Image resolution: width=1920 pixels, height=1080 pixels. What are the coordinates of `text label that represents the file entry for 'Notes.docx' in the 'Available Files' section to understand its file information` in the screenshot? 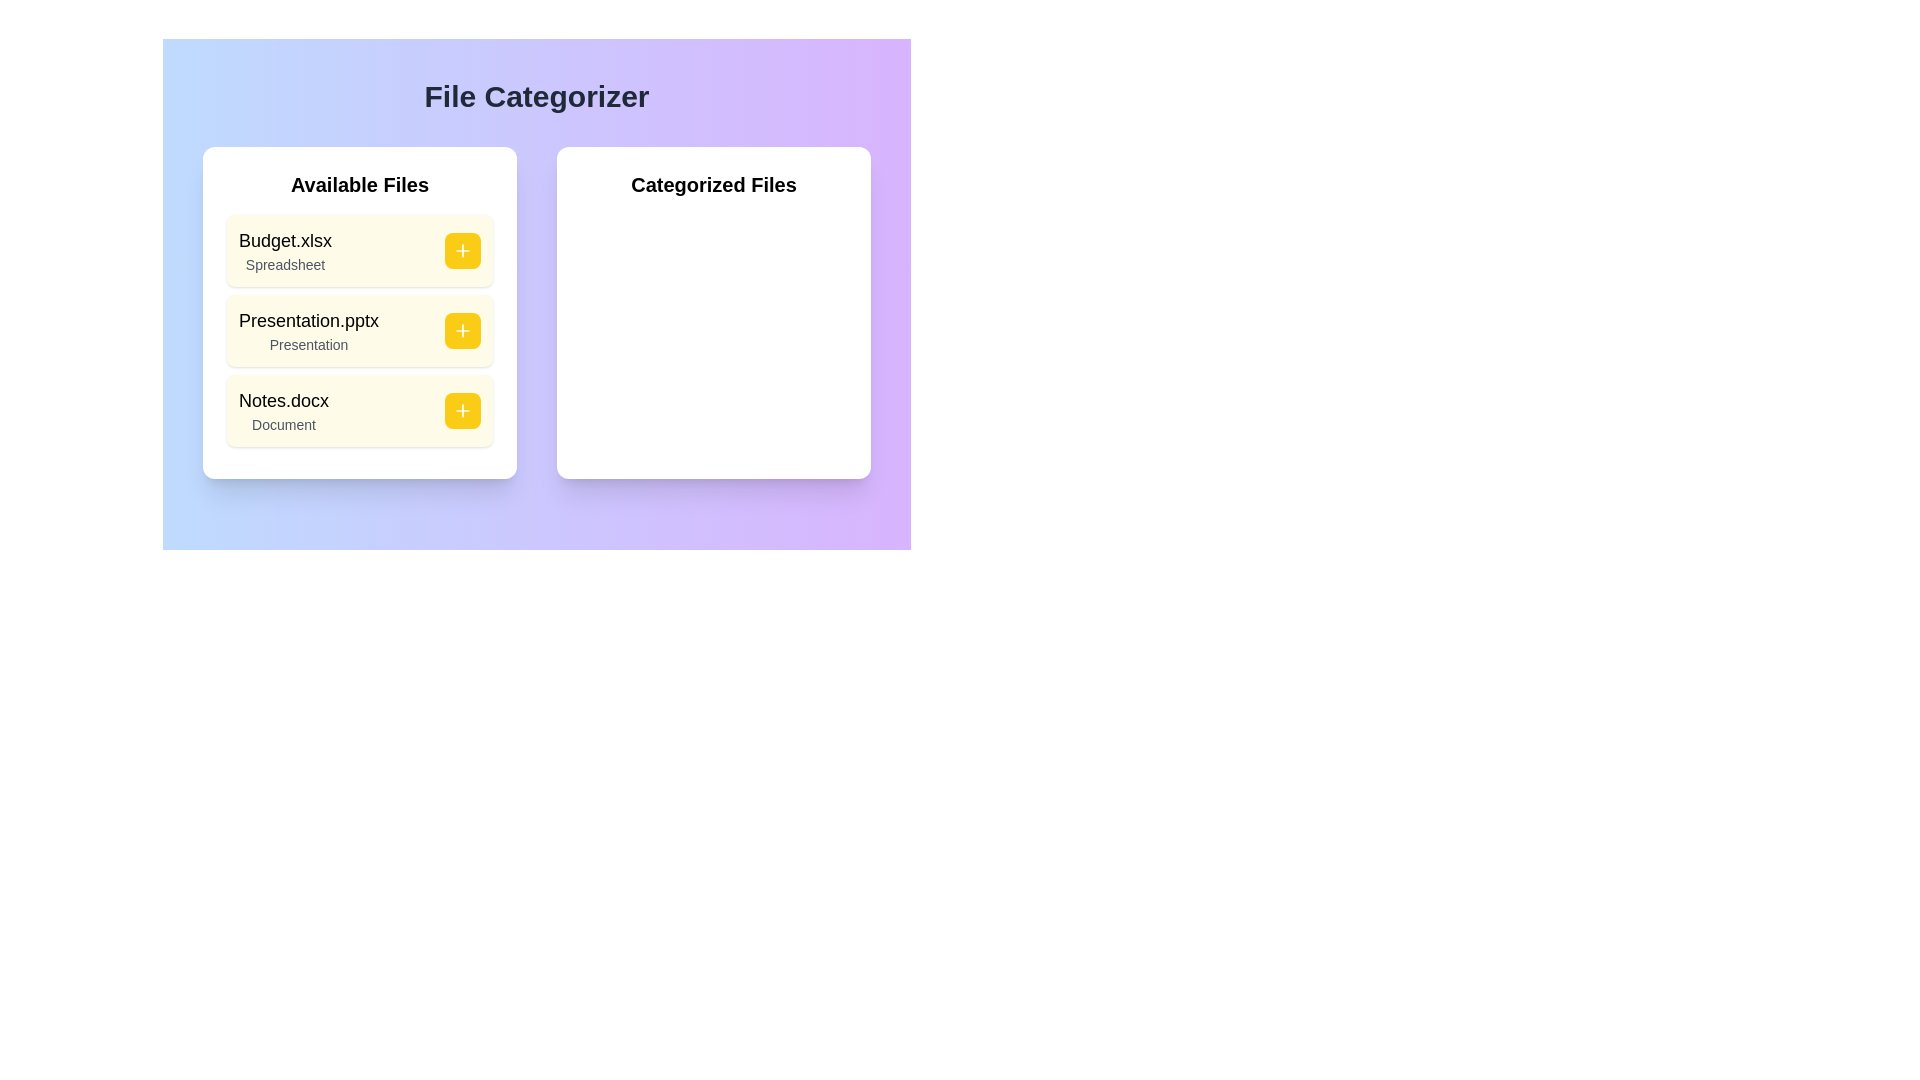 It's located at (282, 410).